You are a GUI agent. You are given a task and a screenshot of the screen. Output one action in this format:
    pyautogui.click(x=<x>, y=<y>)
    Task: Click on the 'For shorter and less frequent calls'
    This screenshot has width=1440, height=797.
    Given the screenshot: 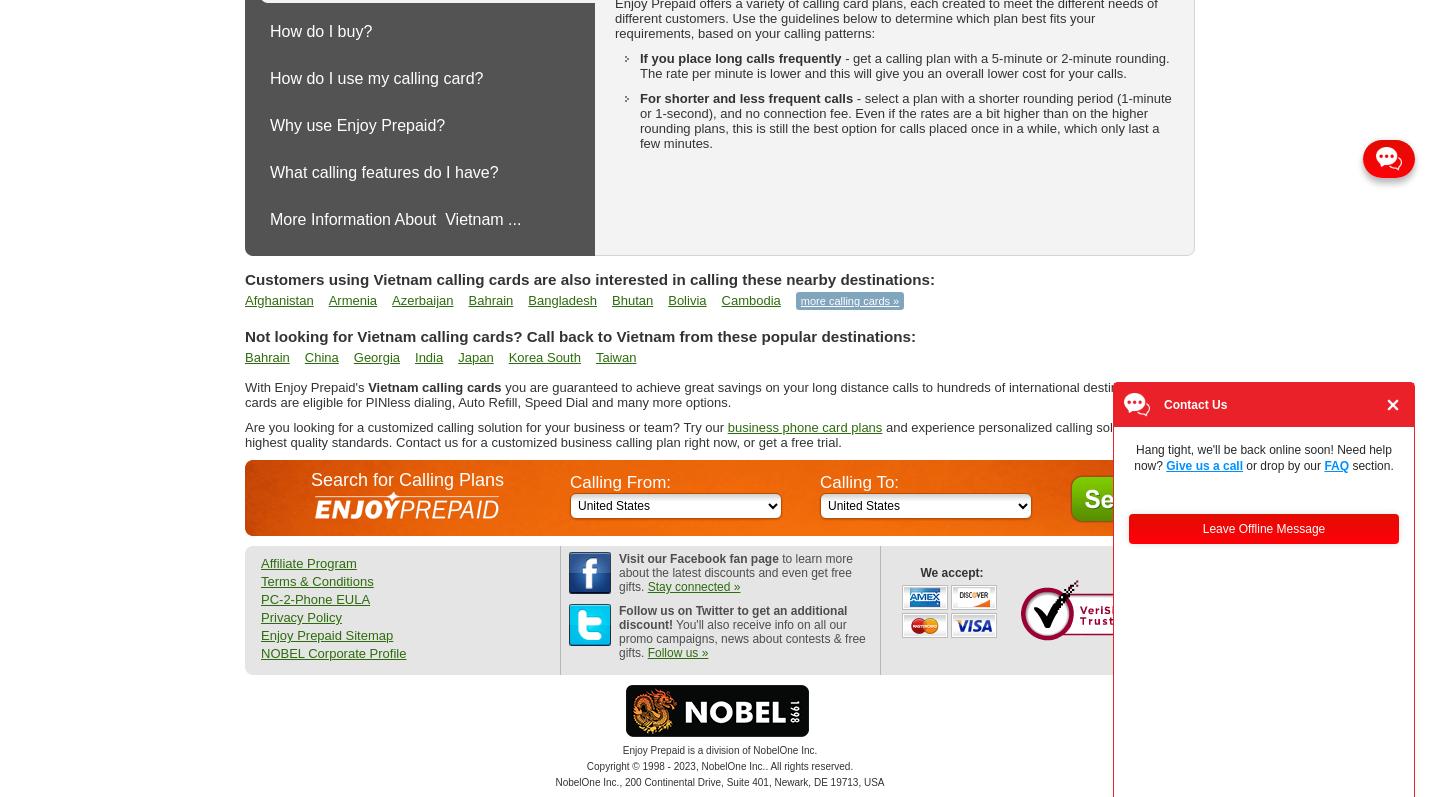 What is the action you would take?
    pyautogui.click(x=745, y=98)
    